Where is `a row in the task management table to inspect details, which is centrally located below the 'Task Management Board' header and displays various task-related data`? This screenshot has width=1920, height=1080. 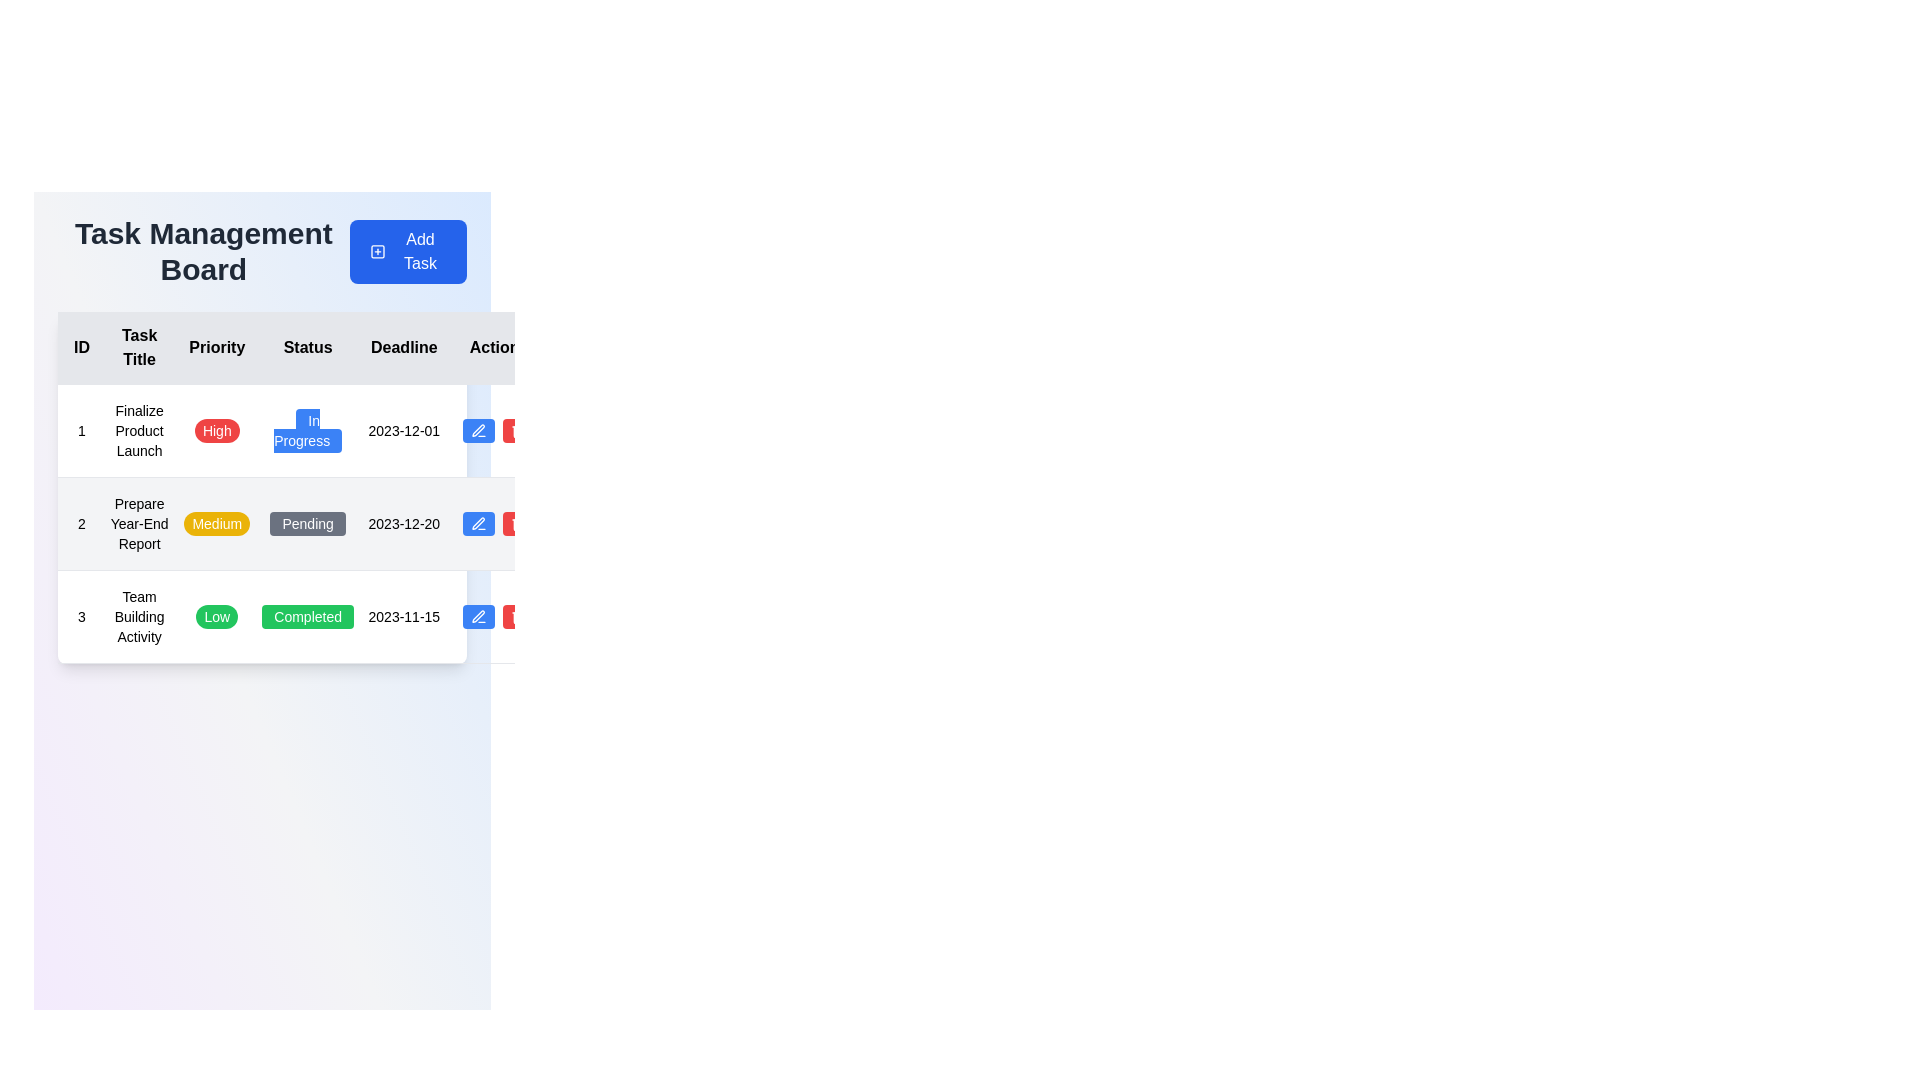
a row in the task management table to inspect details, which is centrally located below the 'Task Management Board' header and displays various task-related data is located at coordinates (300, 488).